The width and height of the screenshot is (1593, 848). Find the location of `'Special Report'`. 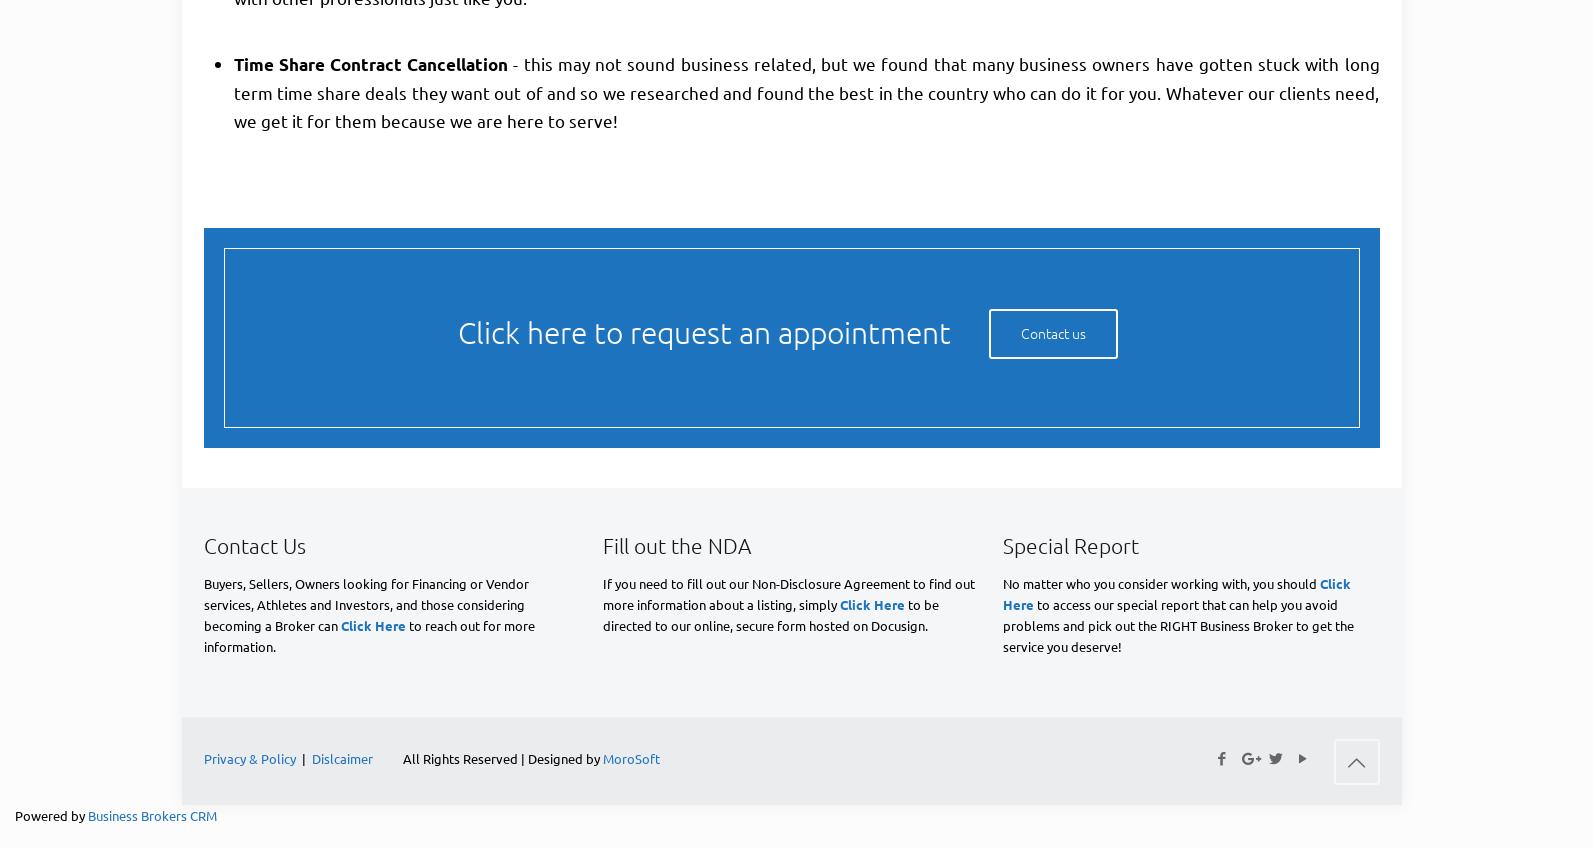

'Special Report' is located at coordinates (1070, 543).